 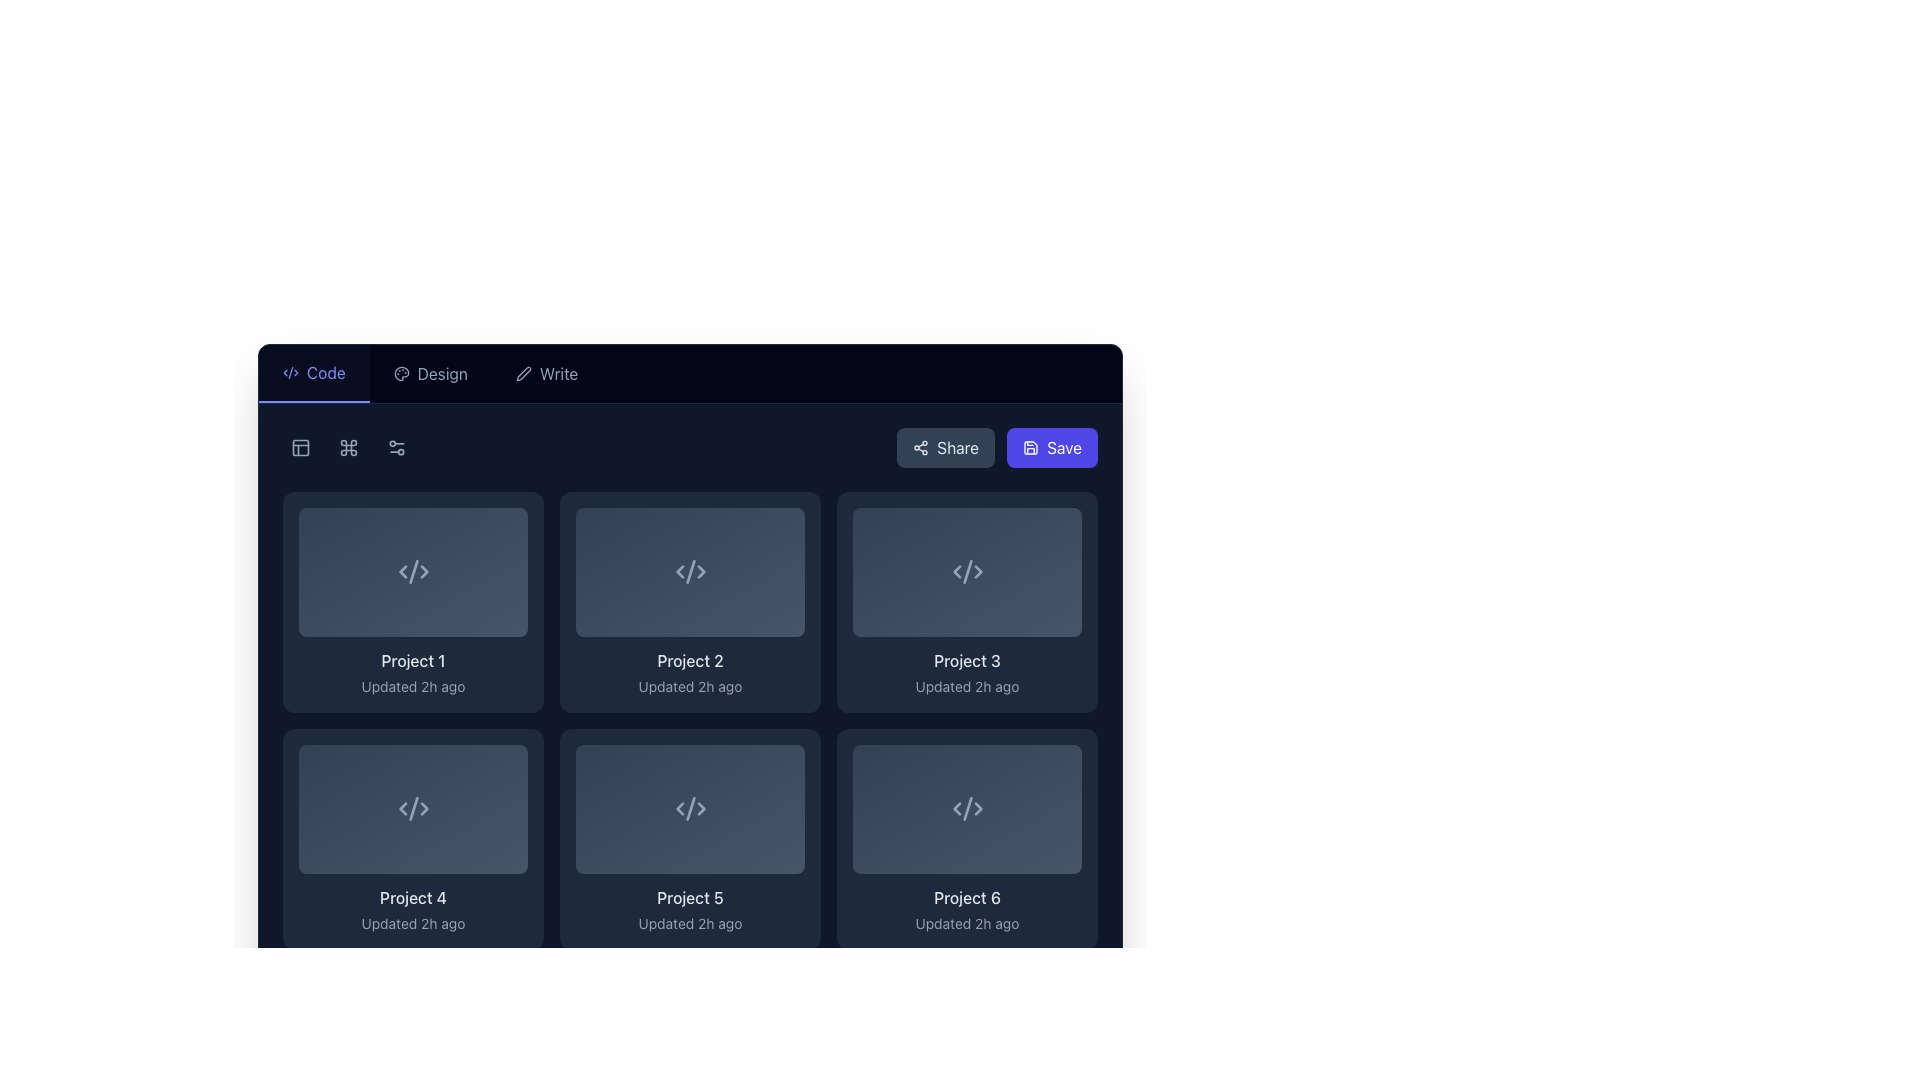 I want to click on the icon button with a square frame and light grey graphic representation located at the top left corner of the interface on a dark navy background, so click(x=300, y=446).